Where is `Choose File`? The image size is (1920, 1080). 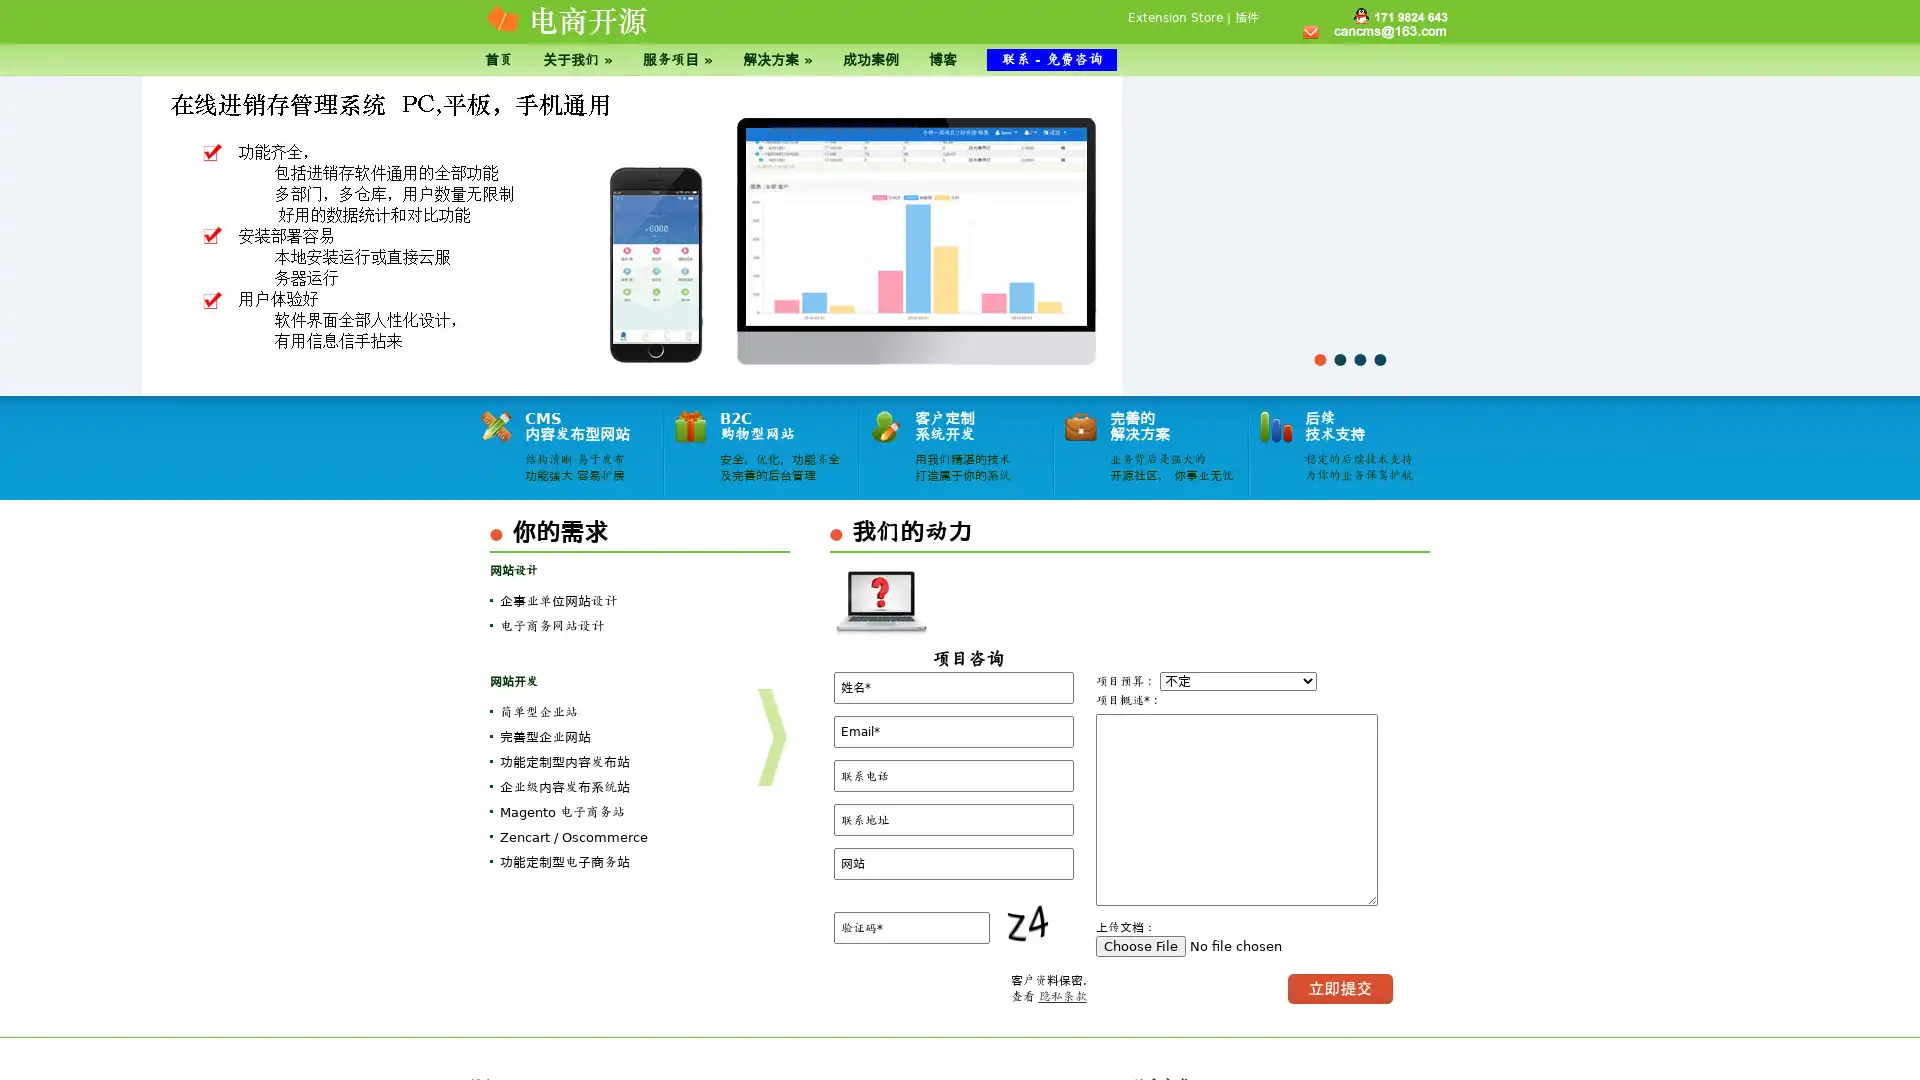
Choose File is located at coordinates (1140, 945).